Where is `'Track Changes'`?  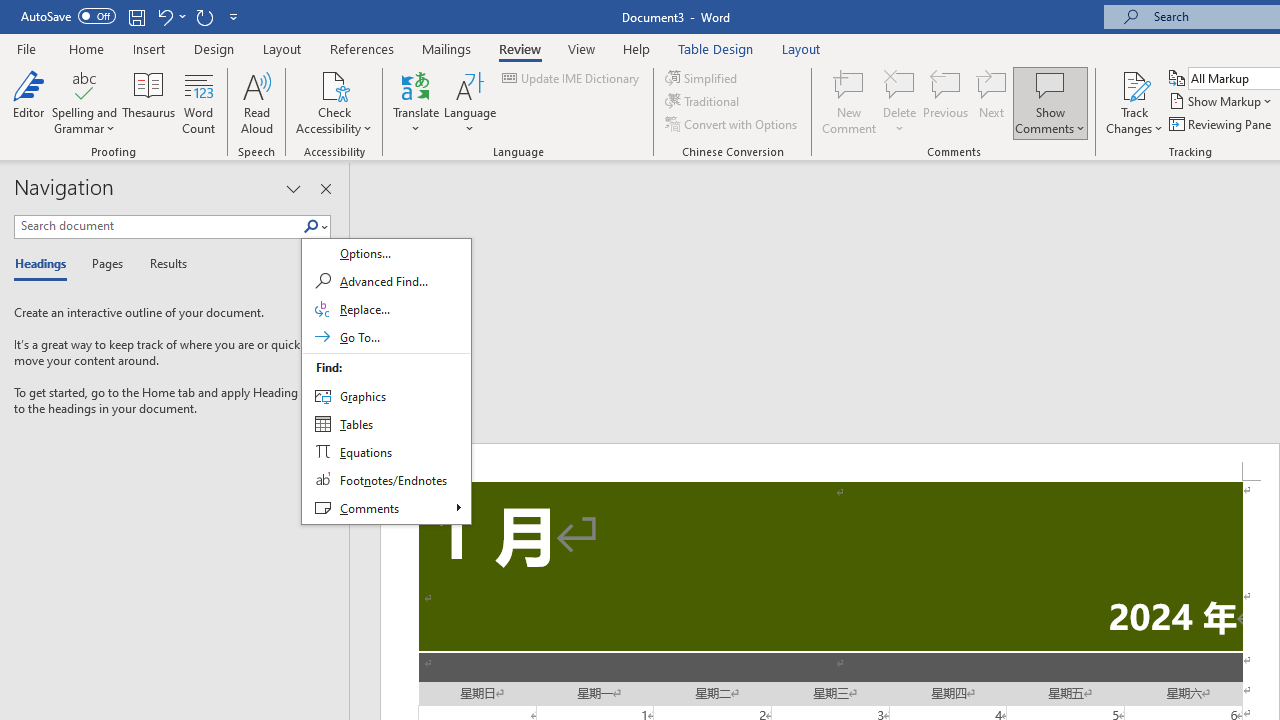
'Track Changes' is located at coordinates (1134, 103).